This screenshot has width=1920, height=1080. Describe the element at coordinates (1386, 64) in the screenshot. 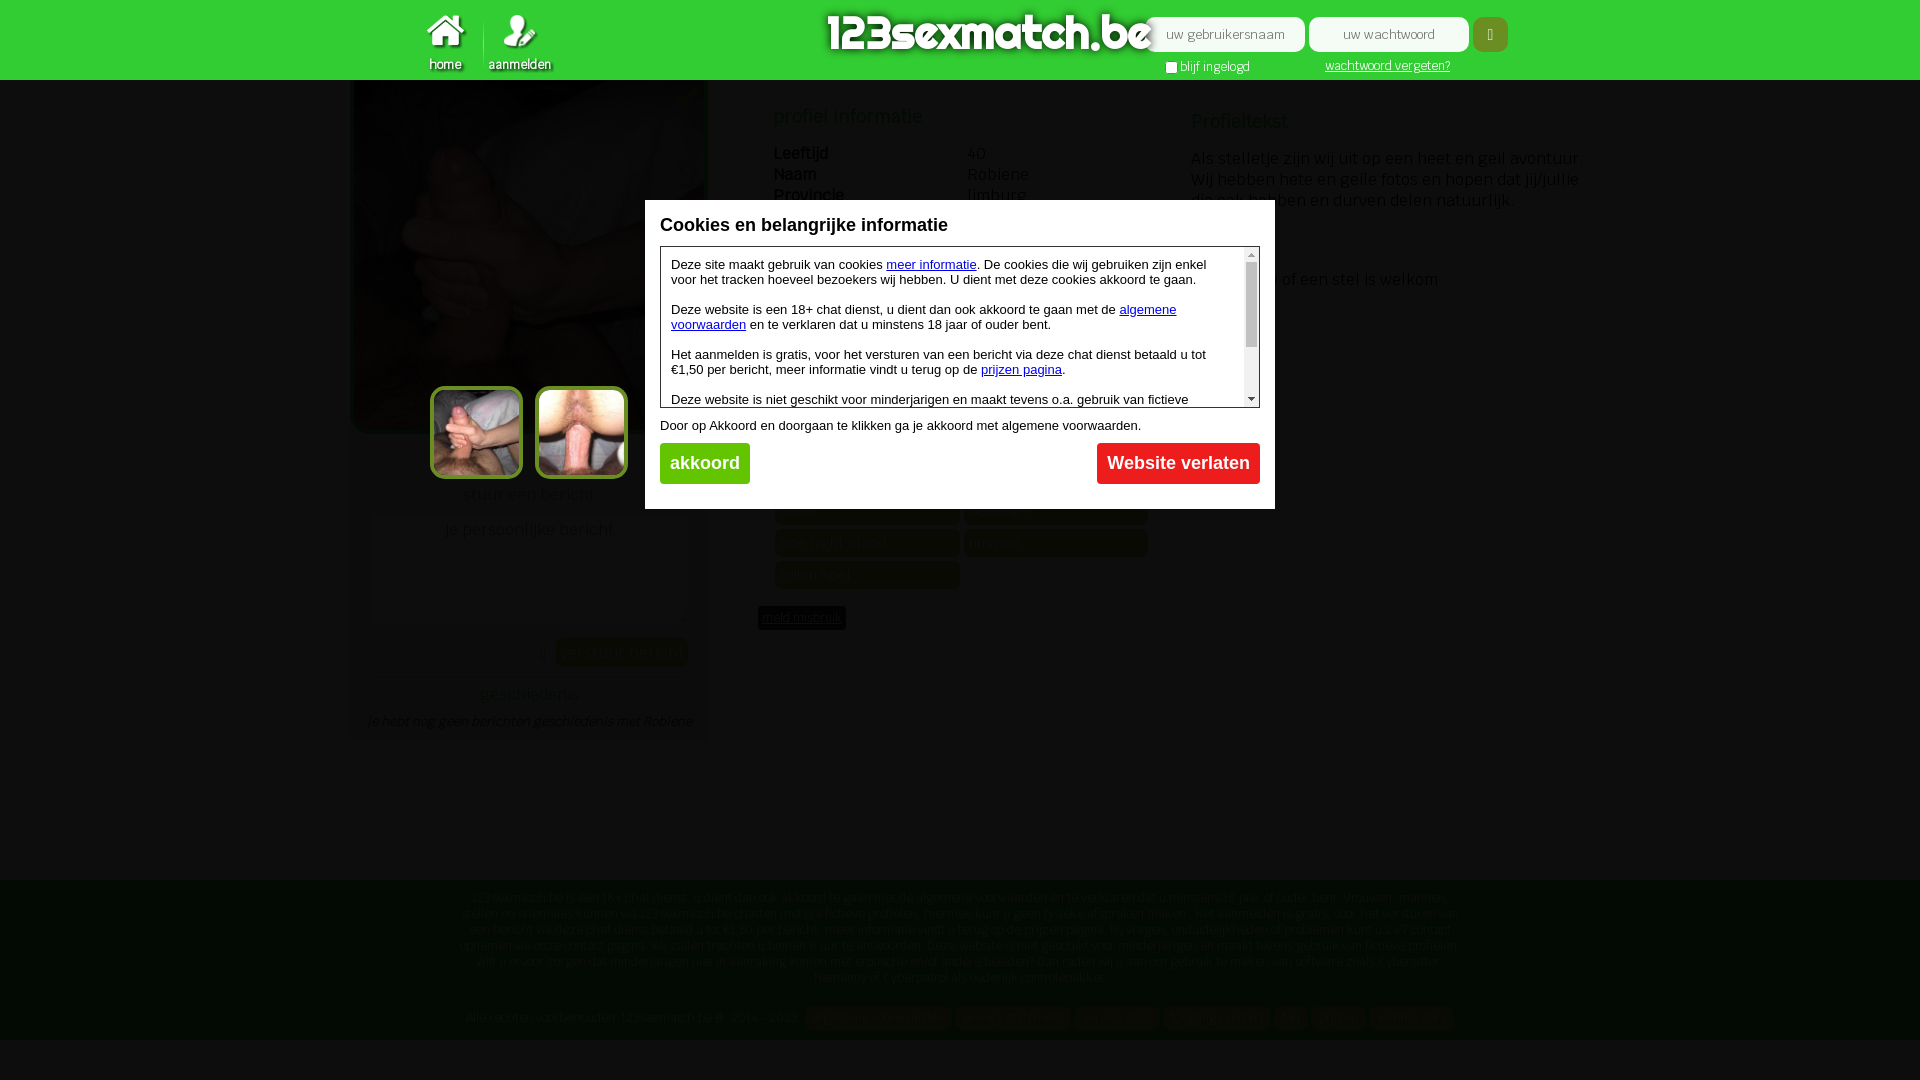

I see `'wachtwoord vergeten?'` at that location.